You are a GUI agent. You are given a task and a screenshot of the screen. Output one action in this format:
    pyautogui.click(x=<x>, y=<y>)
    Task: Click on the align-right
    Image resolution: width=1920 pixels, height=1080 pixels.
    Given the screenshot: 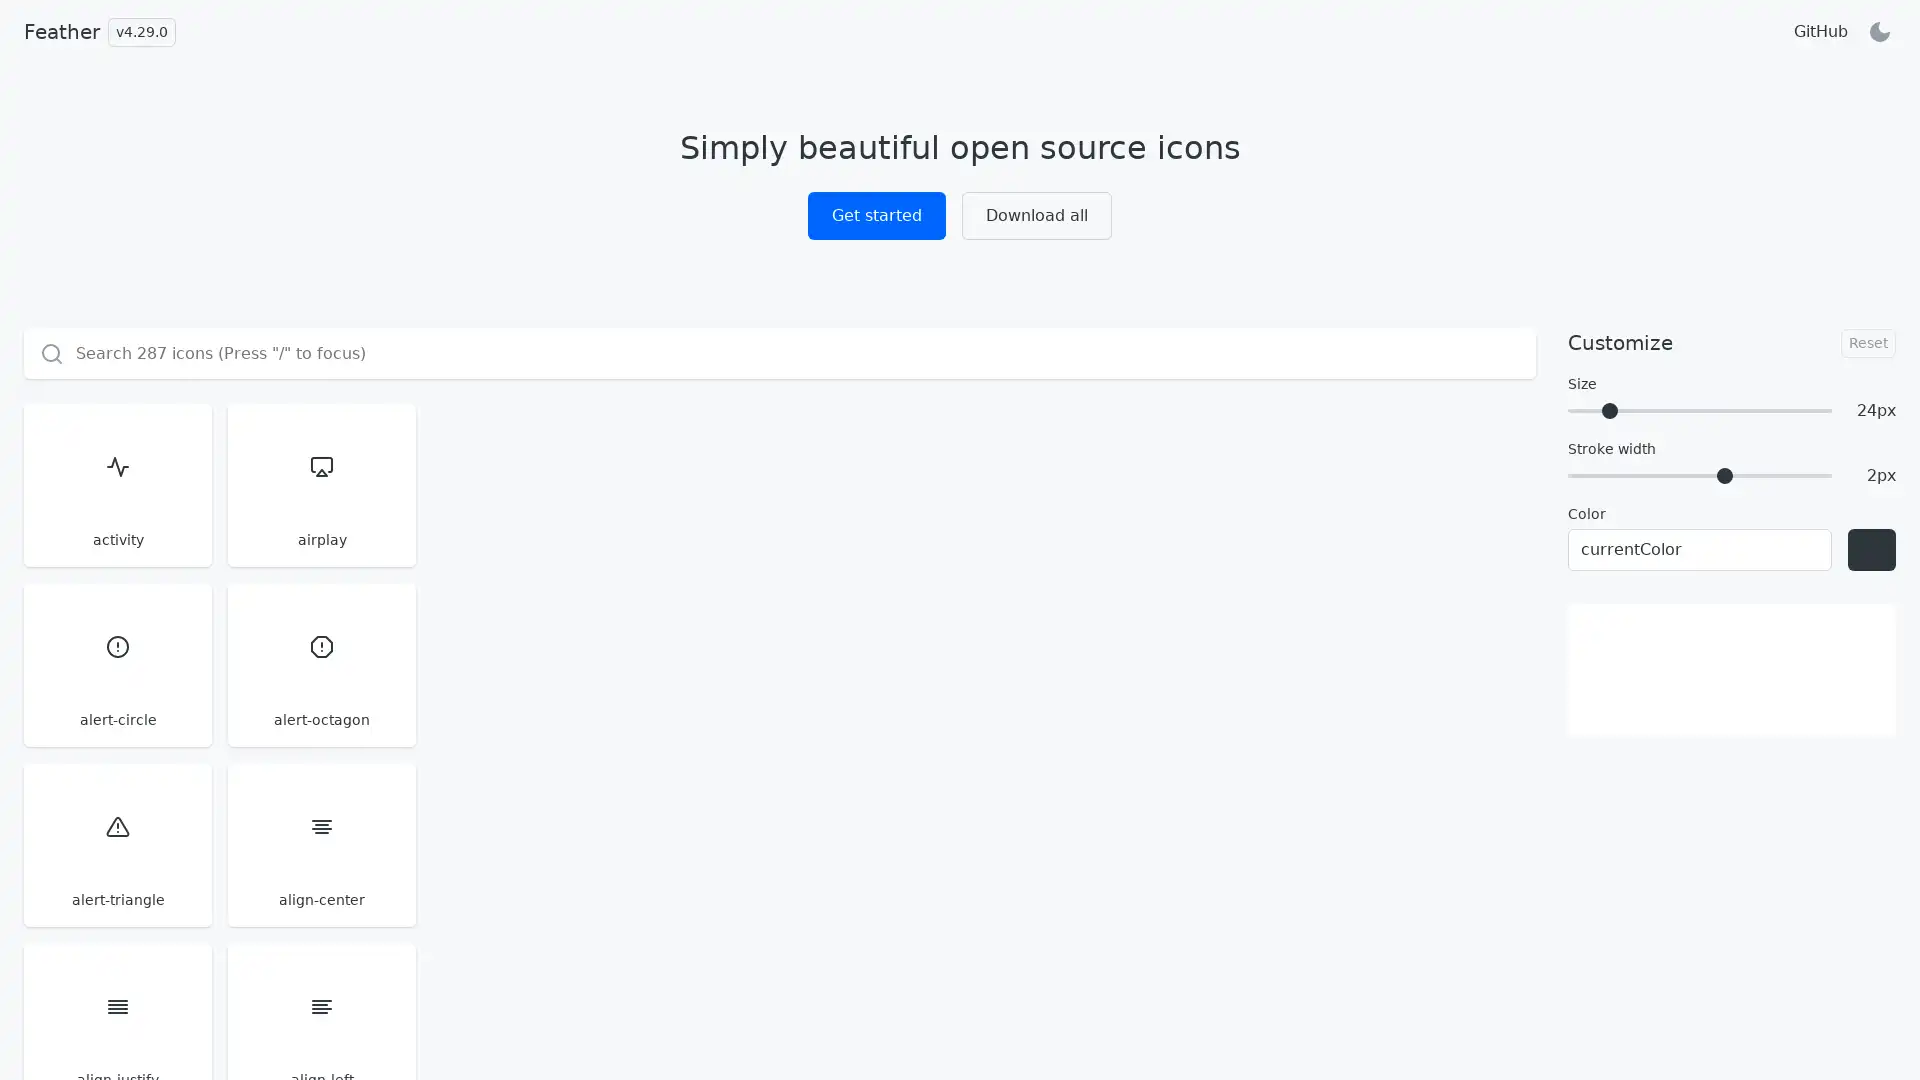 What is the action you would take?
    pyautogui.click(x=1459, y=485)
    